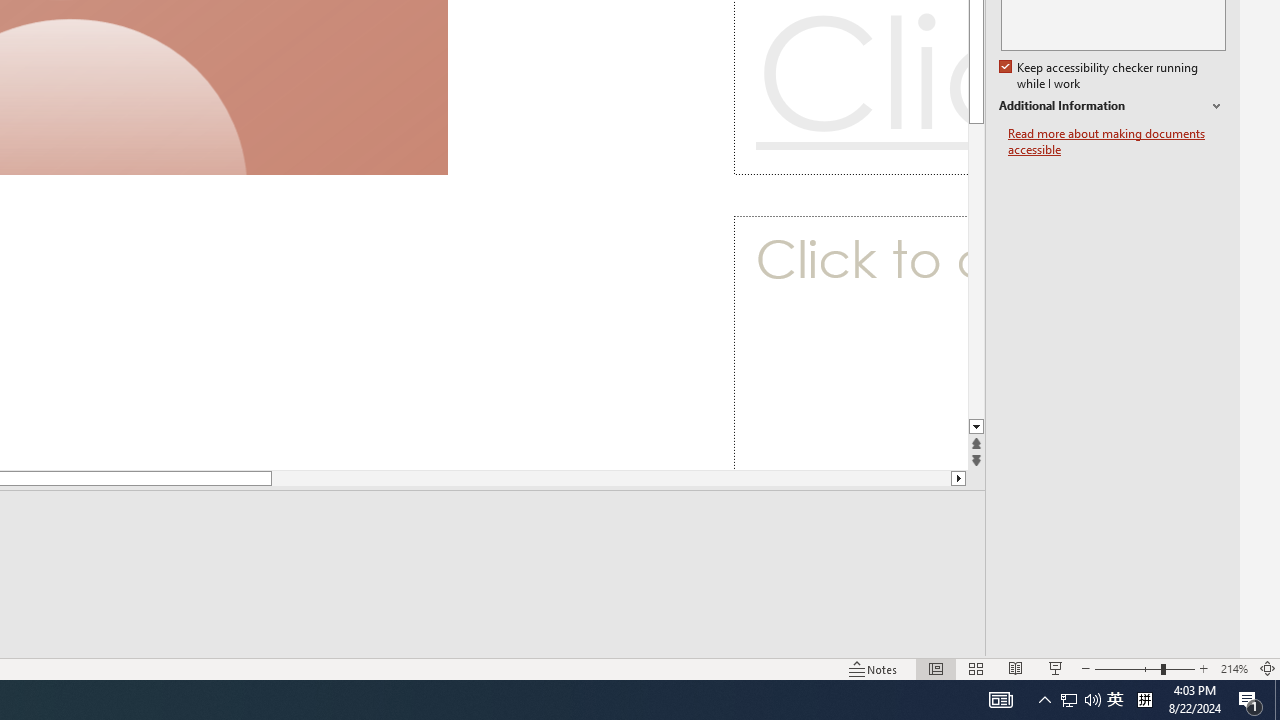 The height and width of the screenshot is (720, 1280). Describe the element at coordinates (1099, 75) in the screenshot. I see `'Keep accessibility checker running while I work'` at that location.